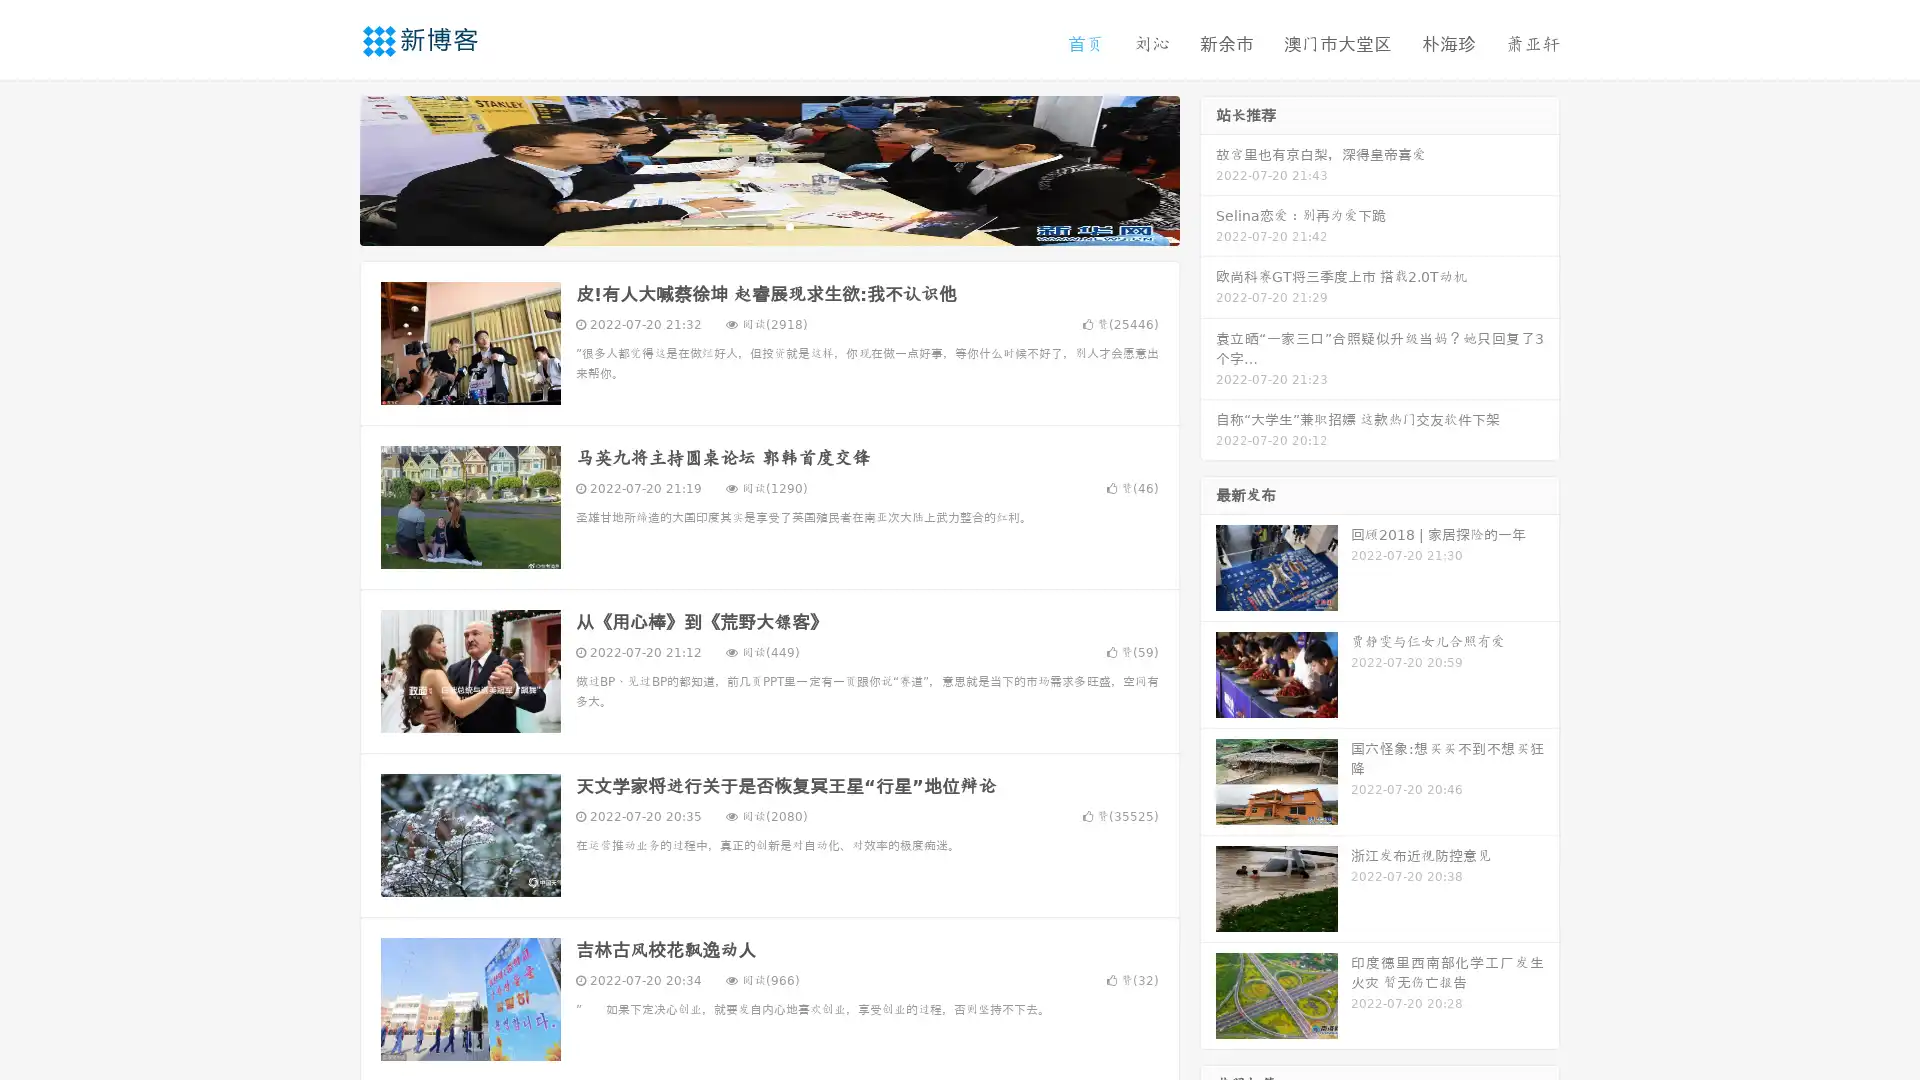 The height and width of the screenshot is (1080, 1920). I want to click on Go to slide 1, so click(748, 225).